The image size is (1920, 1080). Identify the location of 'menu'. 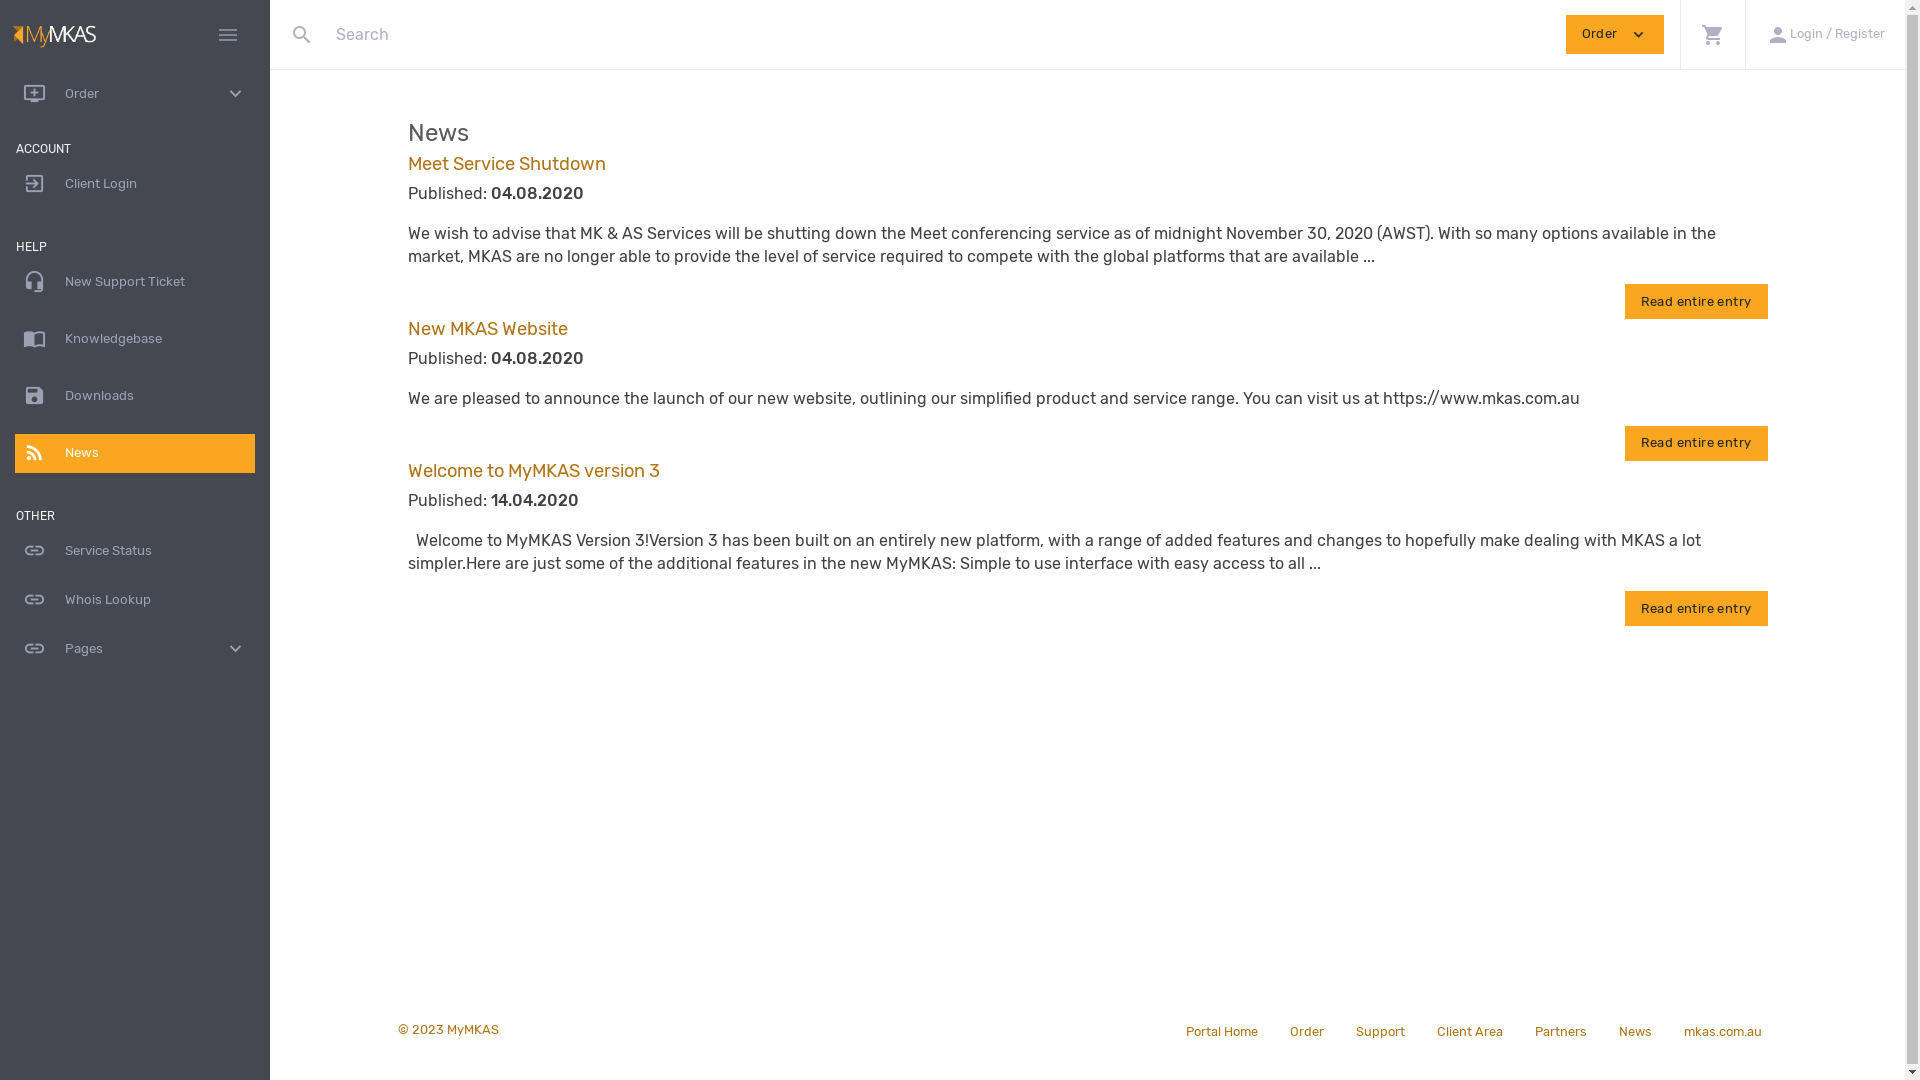
(228, 34).